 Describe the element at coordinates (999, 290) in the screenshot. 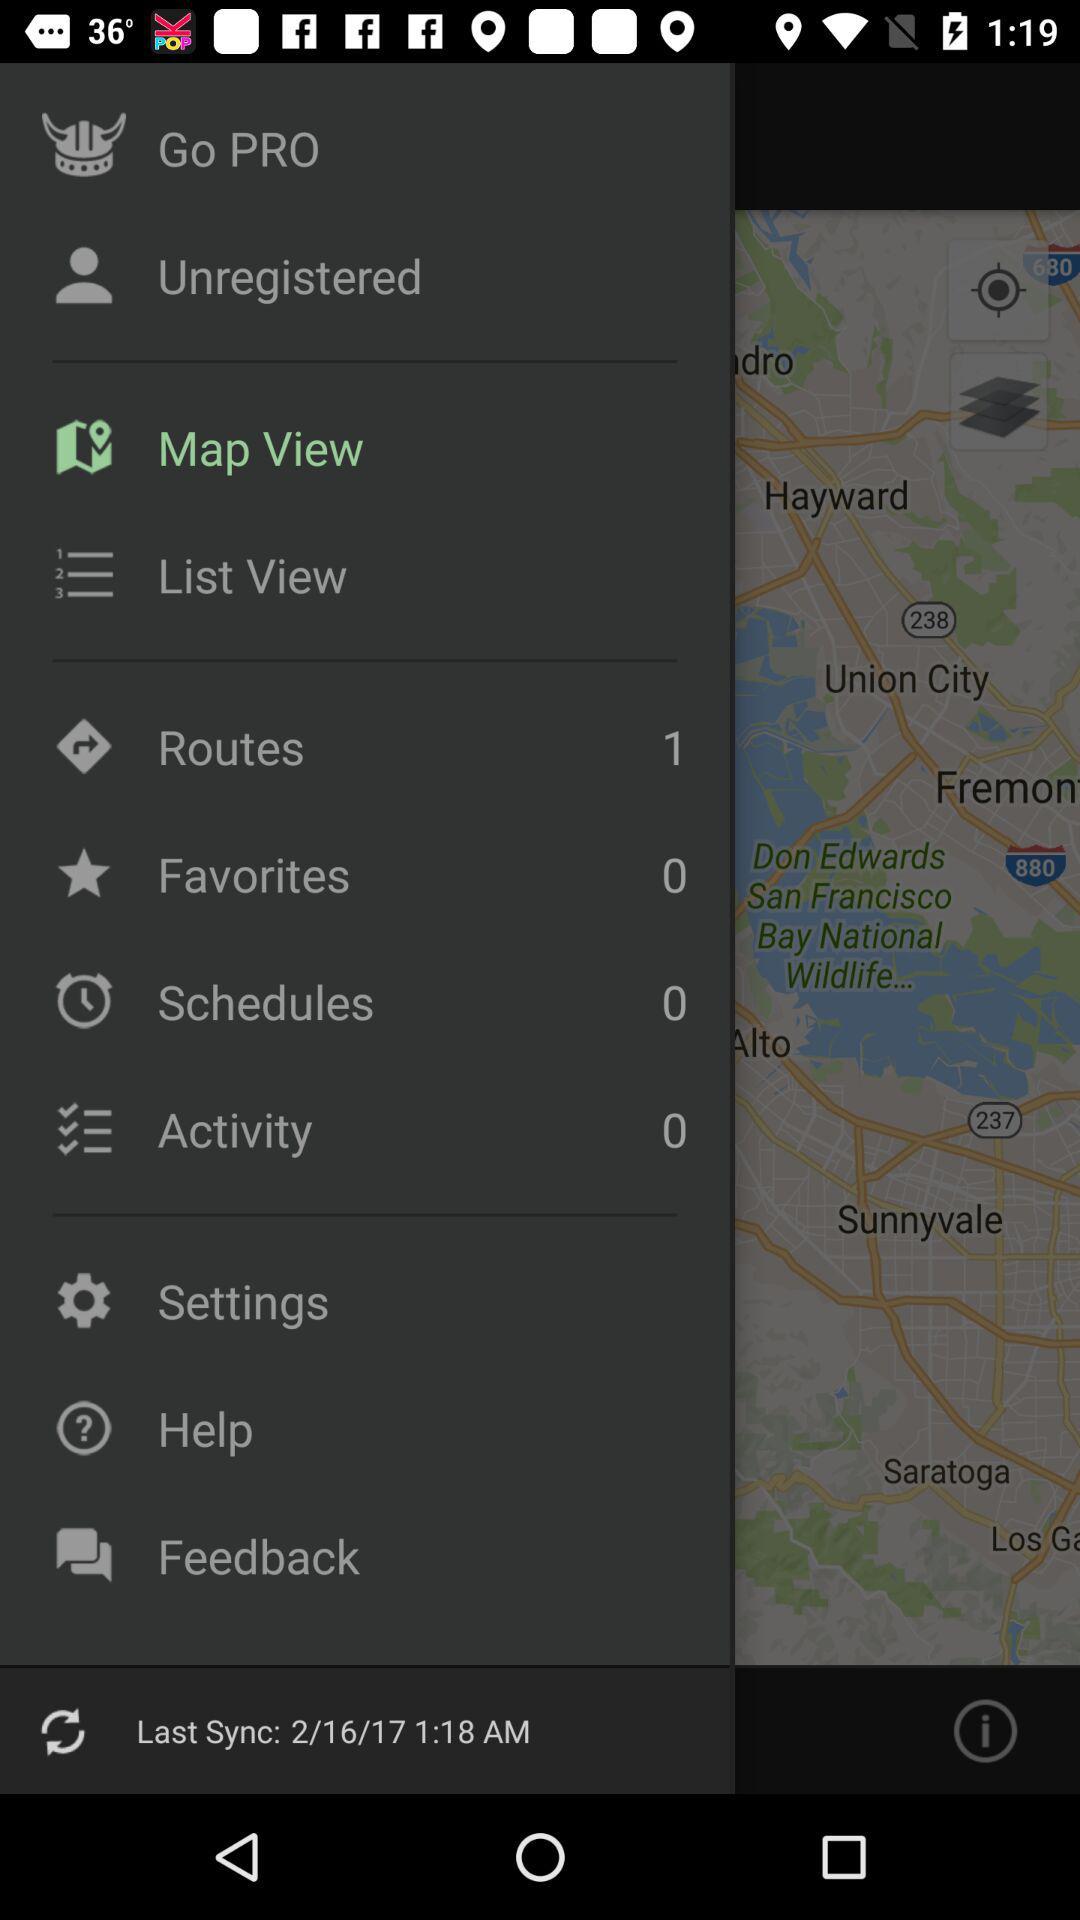

I see `the button which is at the top right side of the page` at that location.